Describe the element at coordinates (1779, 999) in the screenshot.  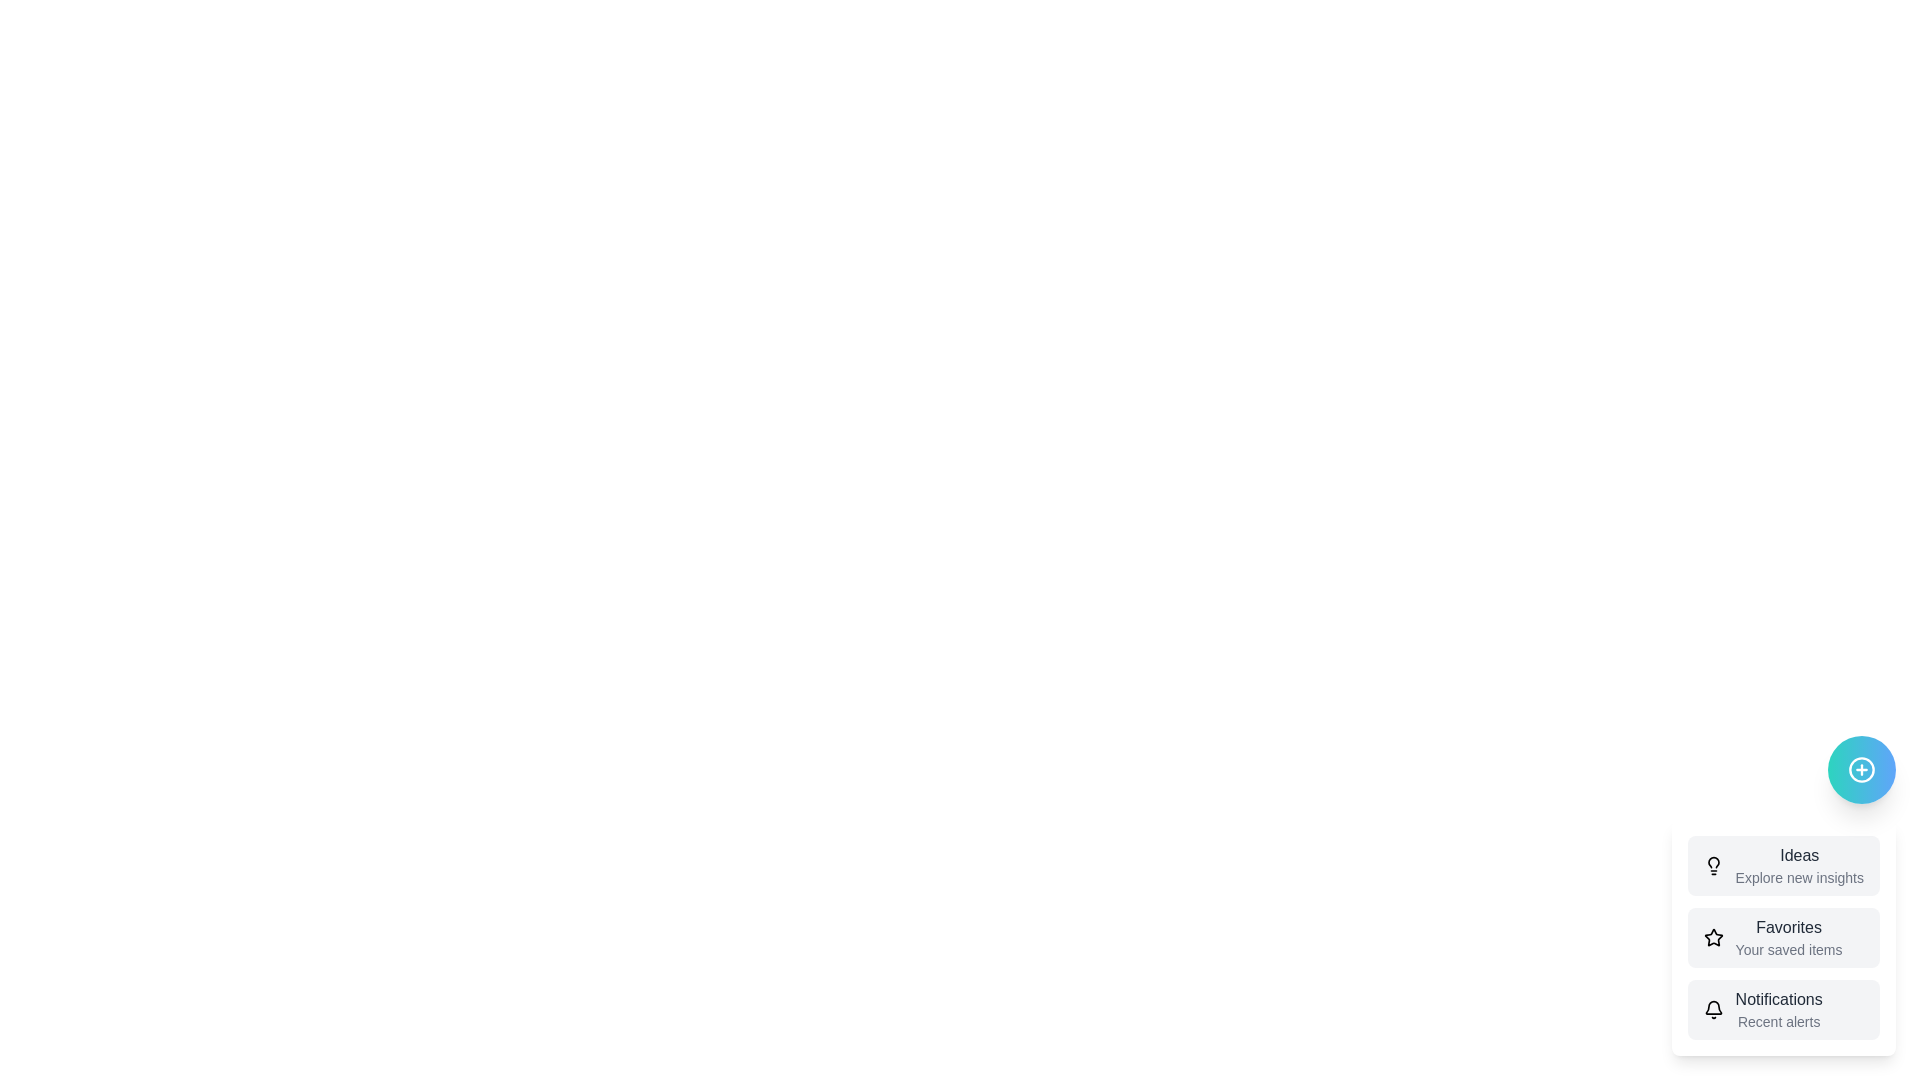
I see `the 'Notifications' text label, which serves as a section header for the notifications panel, located in the right-side menu beneath the 'Ideas' and 'Favorites' icons` at that location.